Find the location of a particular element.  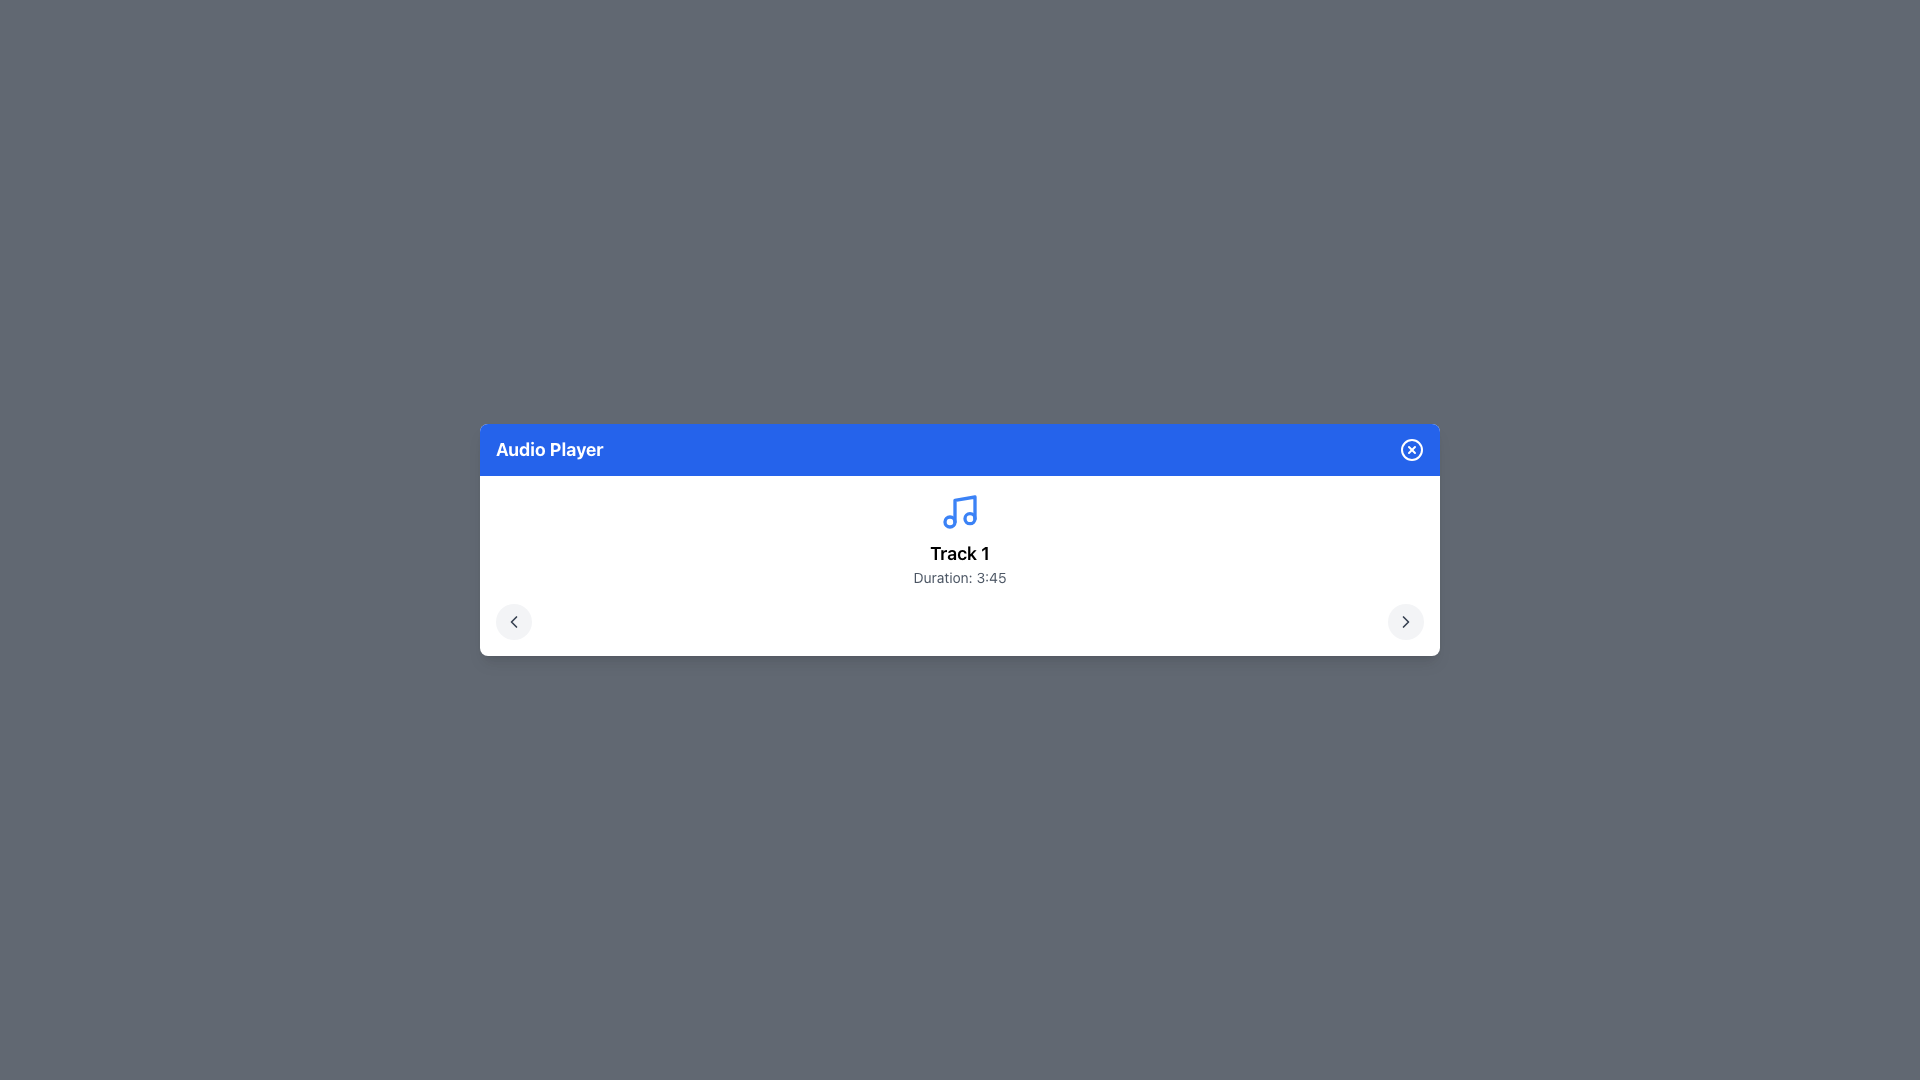

the small circular button with a light gray background and a right-pointing chevron icon located at the lower right corner of the card interface is located at coordinates (1405, 620).